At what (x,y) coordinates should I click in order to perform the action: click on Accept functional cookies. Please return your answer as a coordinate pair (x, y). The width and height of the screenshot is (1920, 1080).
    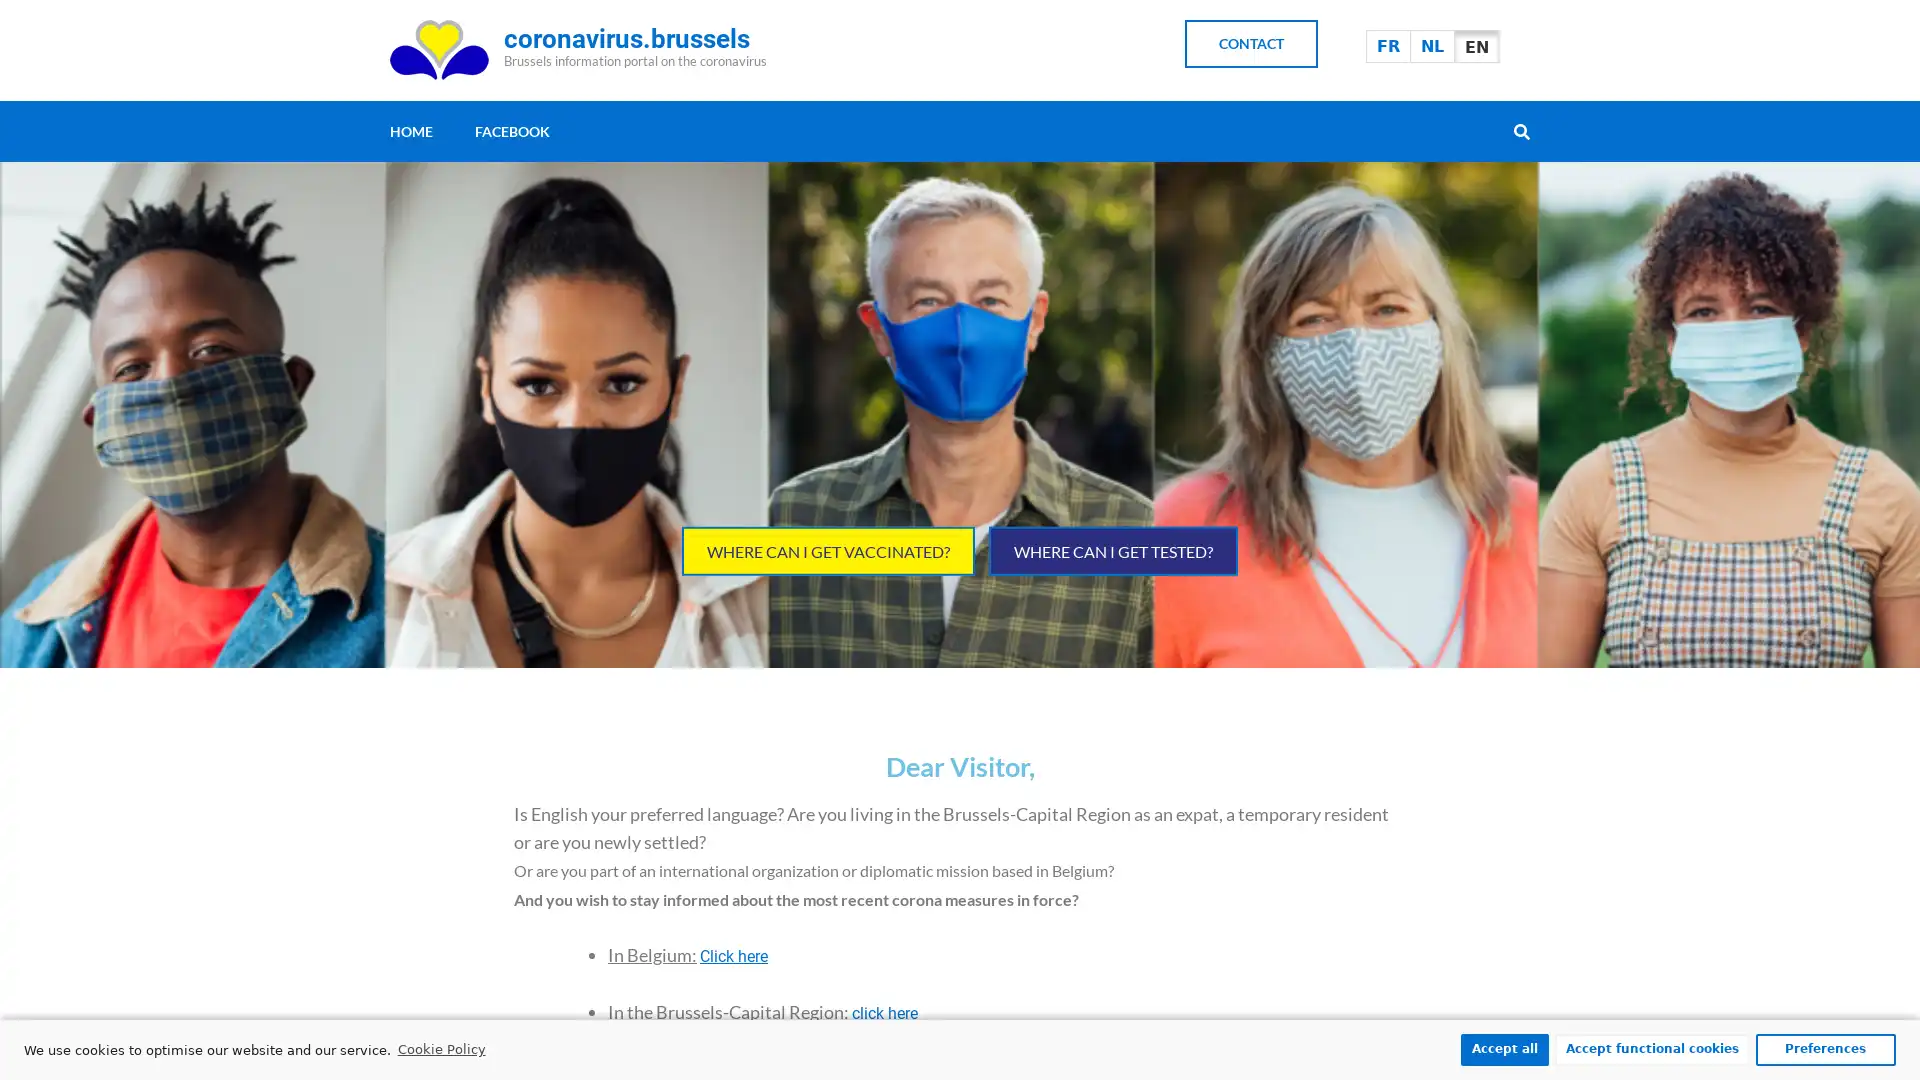
    Looking at the image, I should click on (1651, 1048).